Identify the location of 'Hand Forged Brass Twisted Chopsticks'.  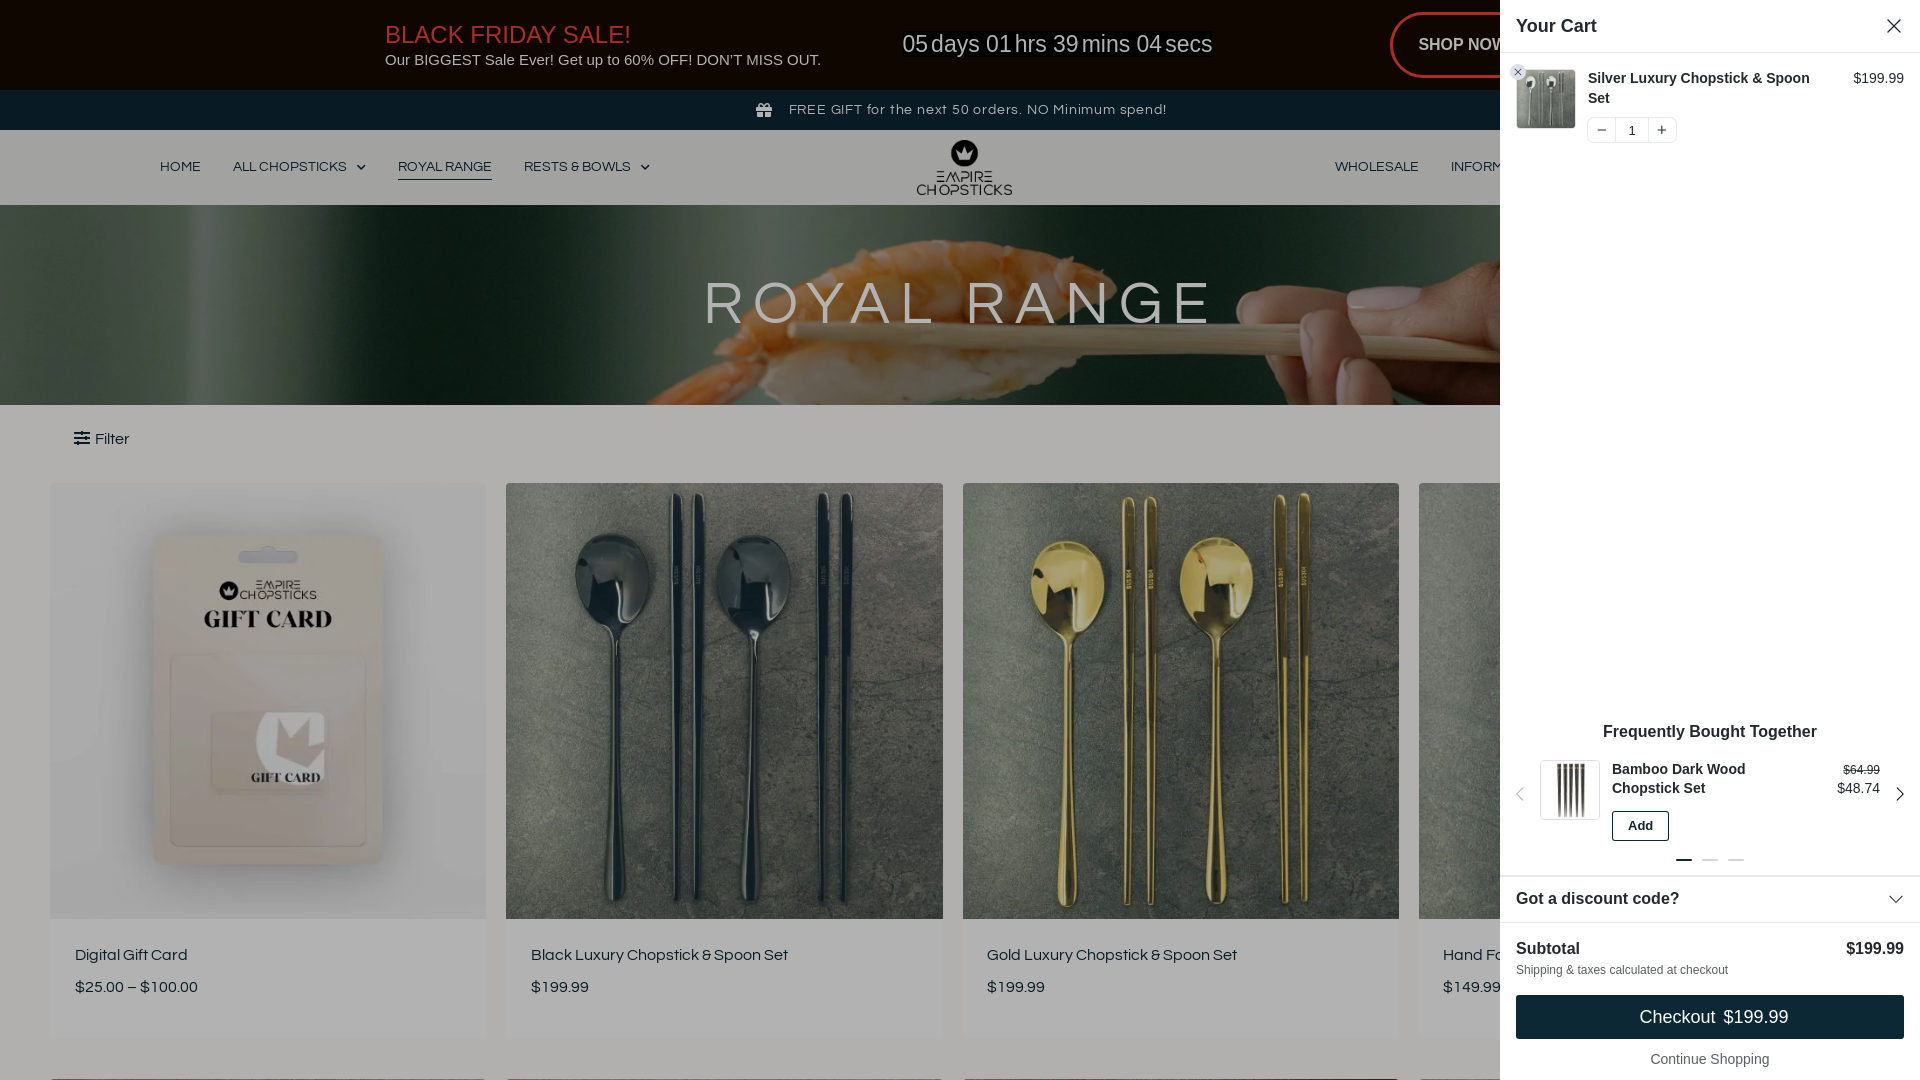
(1443, 954).